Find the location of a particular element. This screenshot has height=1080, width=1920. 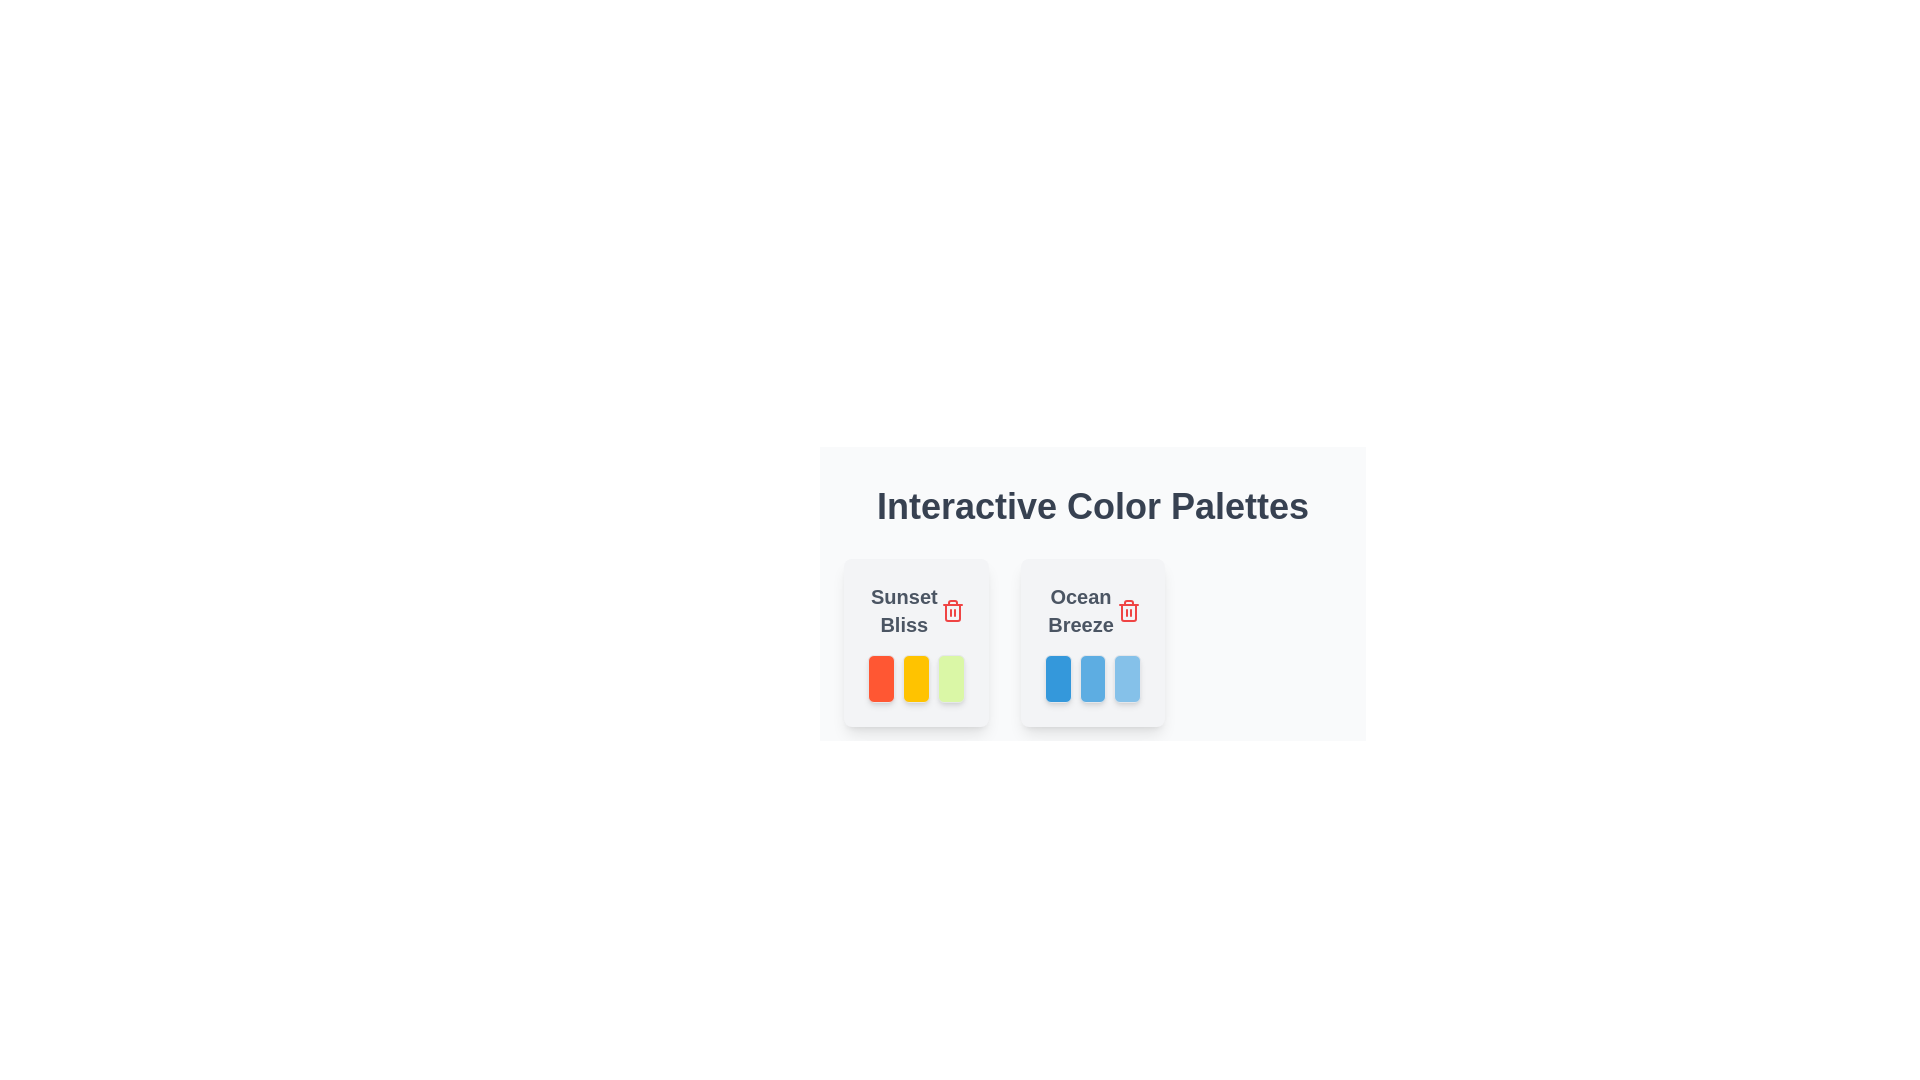

the delete button for the 'Ocean Breeze' color palette is located at coordinates (1129, 609).